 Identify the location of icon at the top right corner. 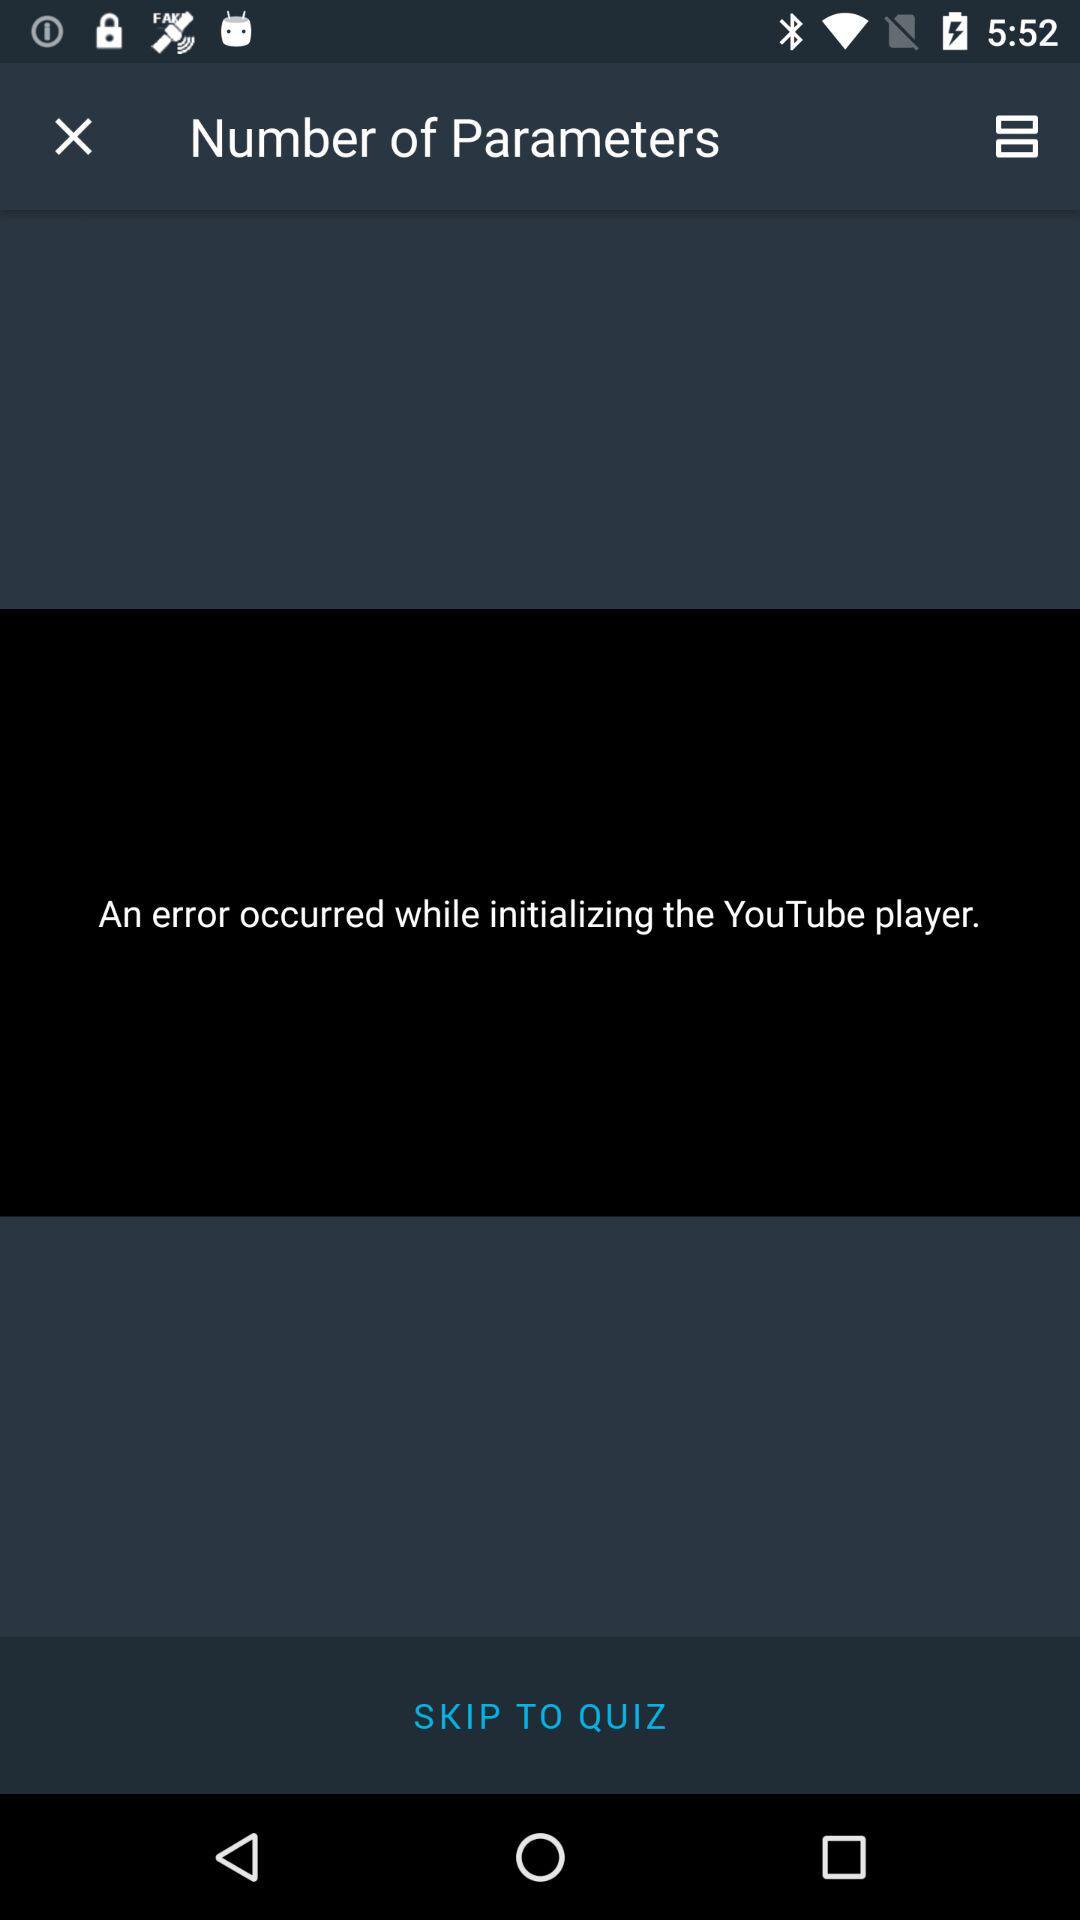
(1017, 135).